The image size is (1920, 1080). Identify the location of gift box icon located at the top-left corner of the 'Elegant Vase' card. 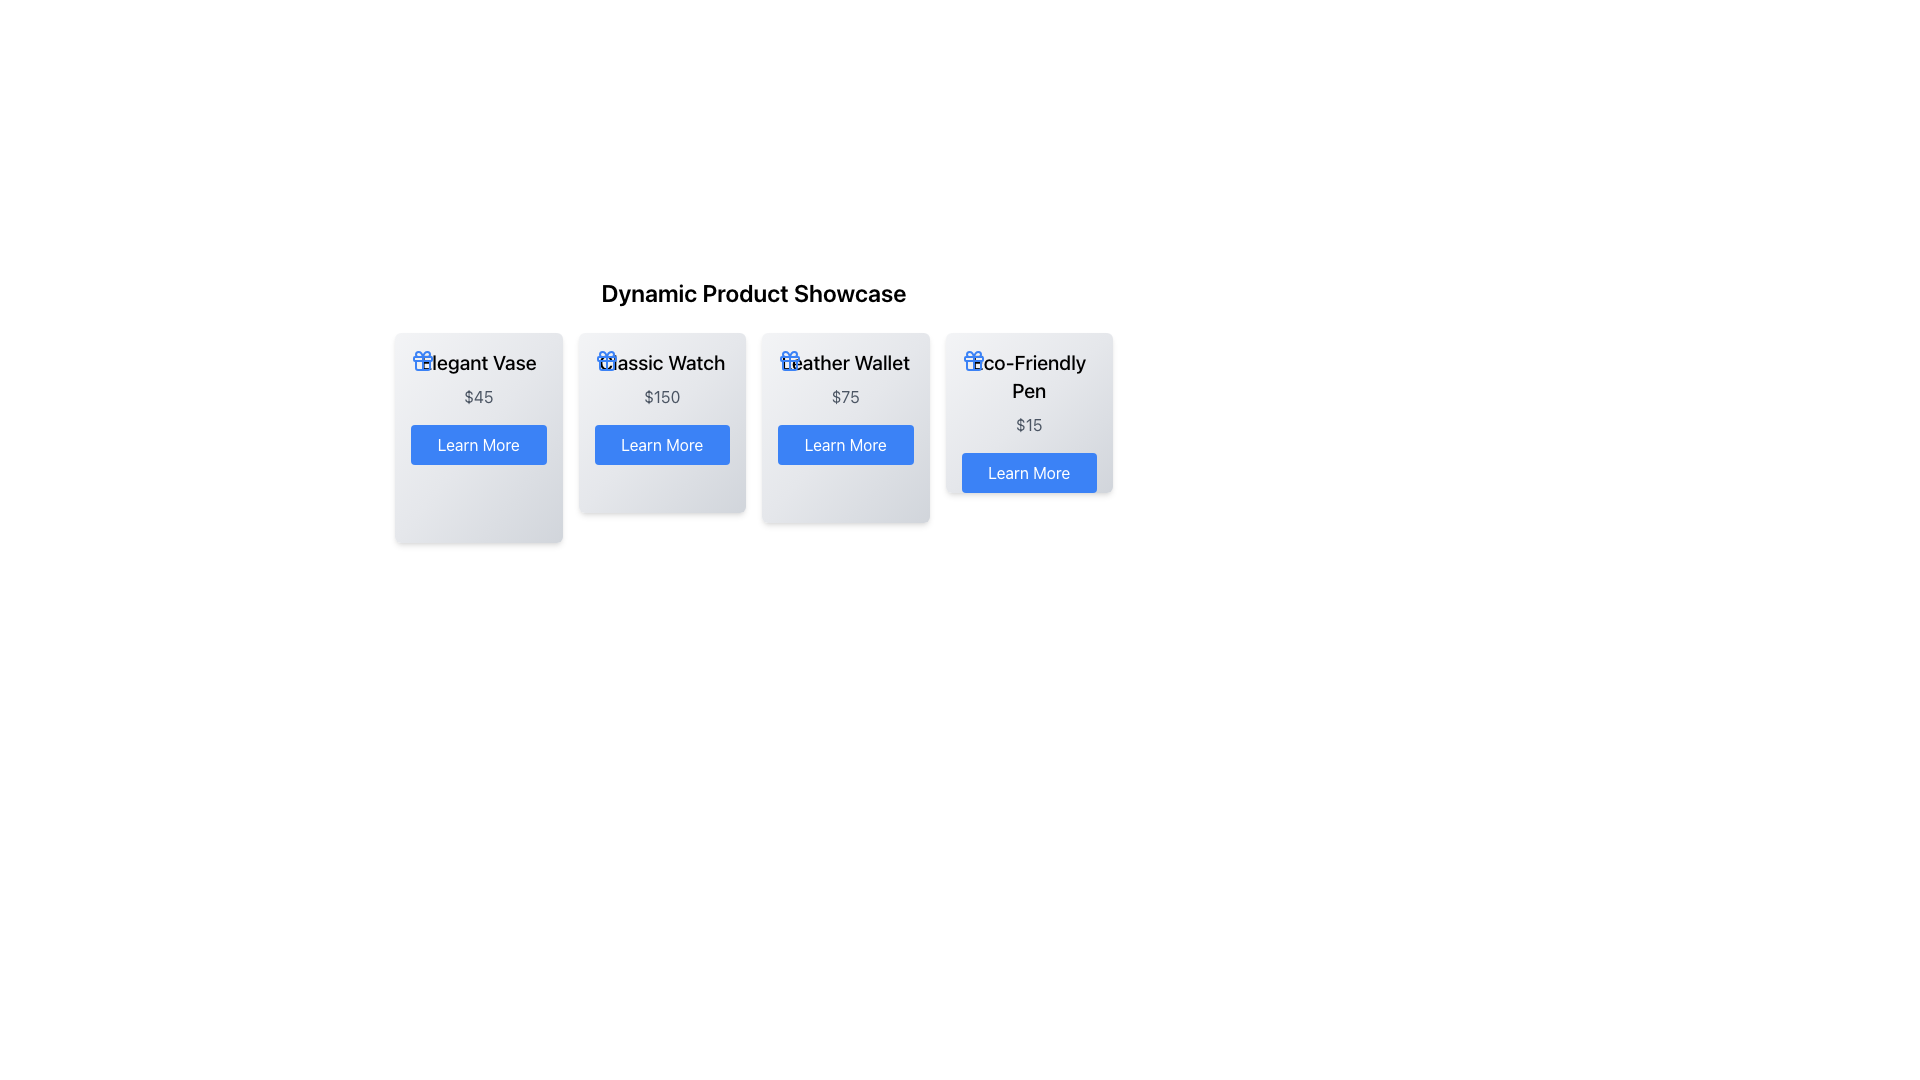
(421, 361).